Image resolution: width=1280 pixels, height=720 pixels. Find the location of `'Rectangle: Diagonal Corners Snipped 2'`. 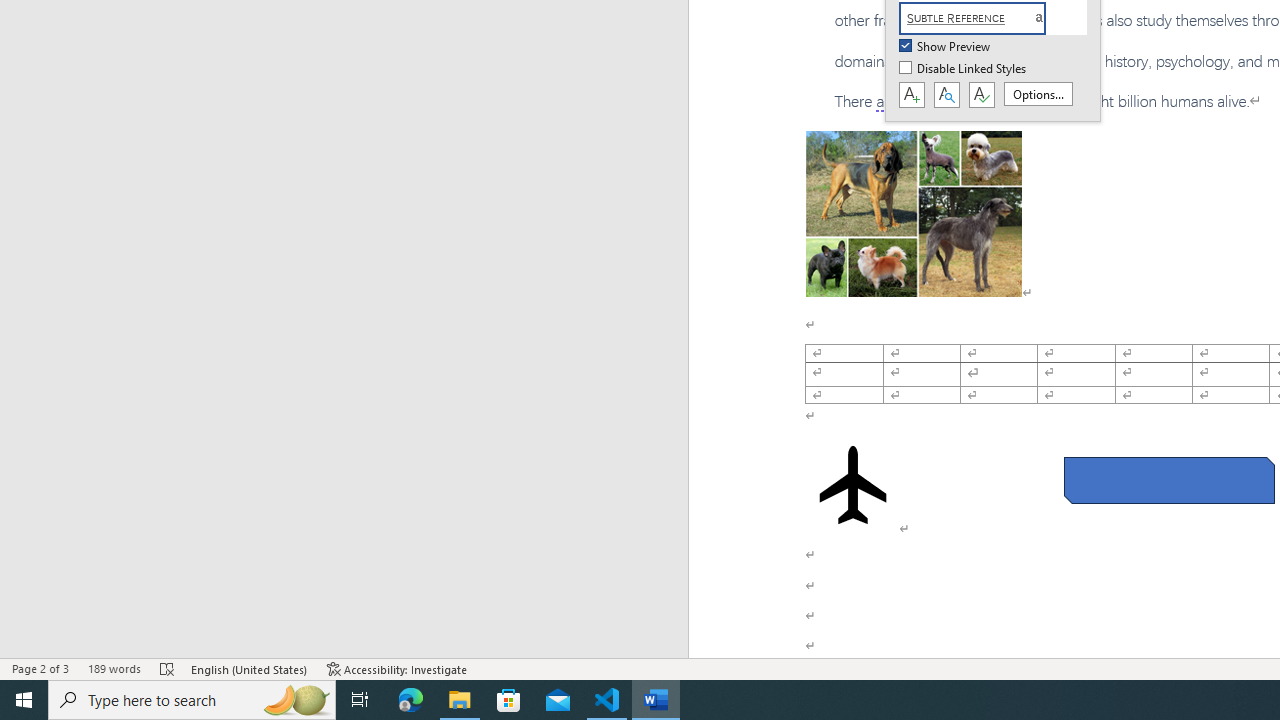

'Rectangle: Diagonal Corners Snipped 2' is located at coordinates (1169, 480).